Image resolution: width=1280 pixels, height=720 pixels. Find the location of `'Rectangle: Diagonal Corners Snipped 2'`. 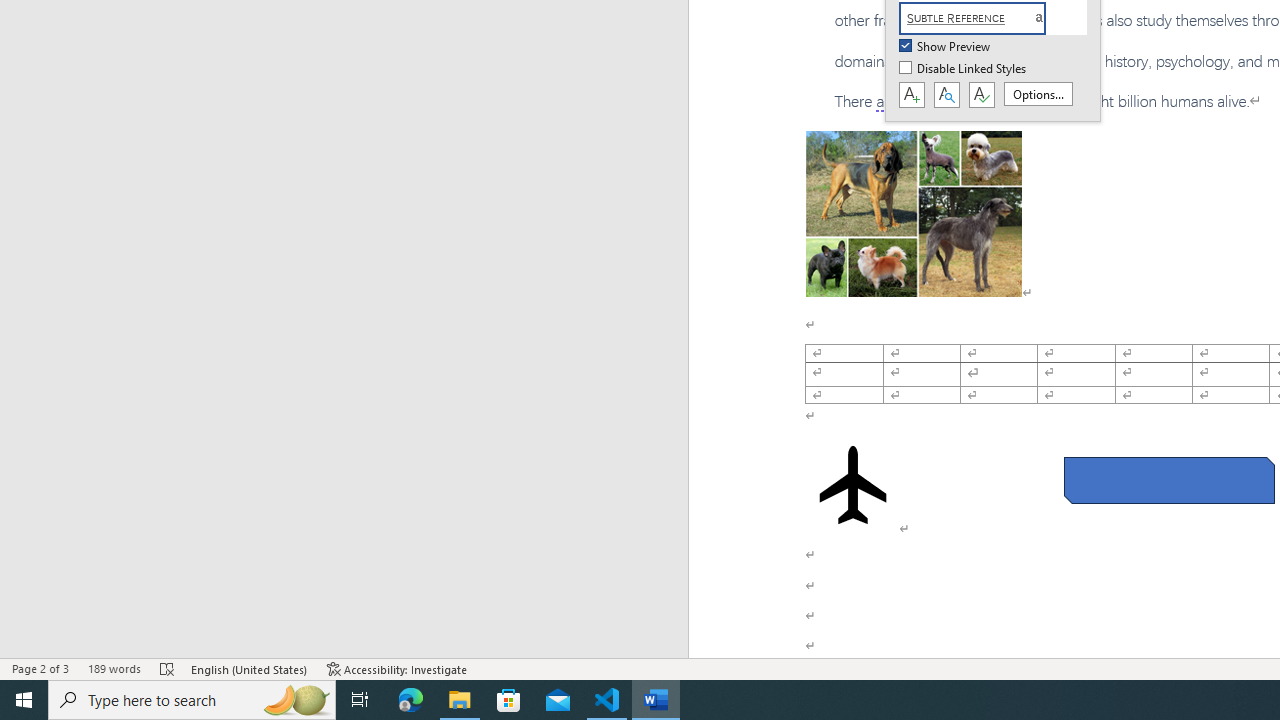

'Rectangle: Diagonal Corners Snipped 2' is located at coordinates (1169, 480).